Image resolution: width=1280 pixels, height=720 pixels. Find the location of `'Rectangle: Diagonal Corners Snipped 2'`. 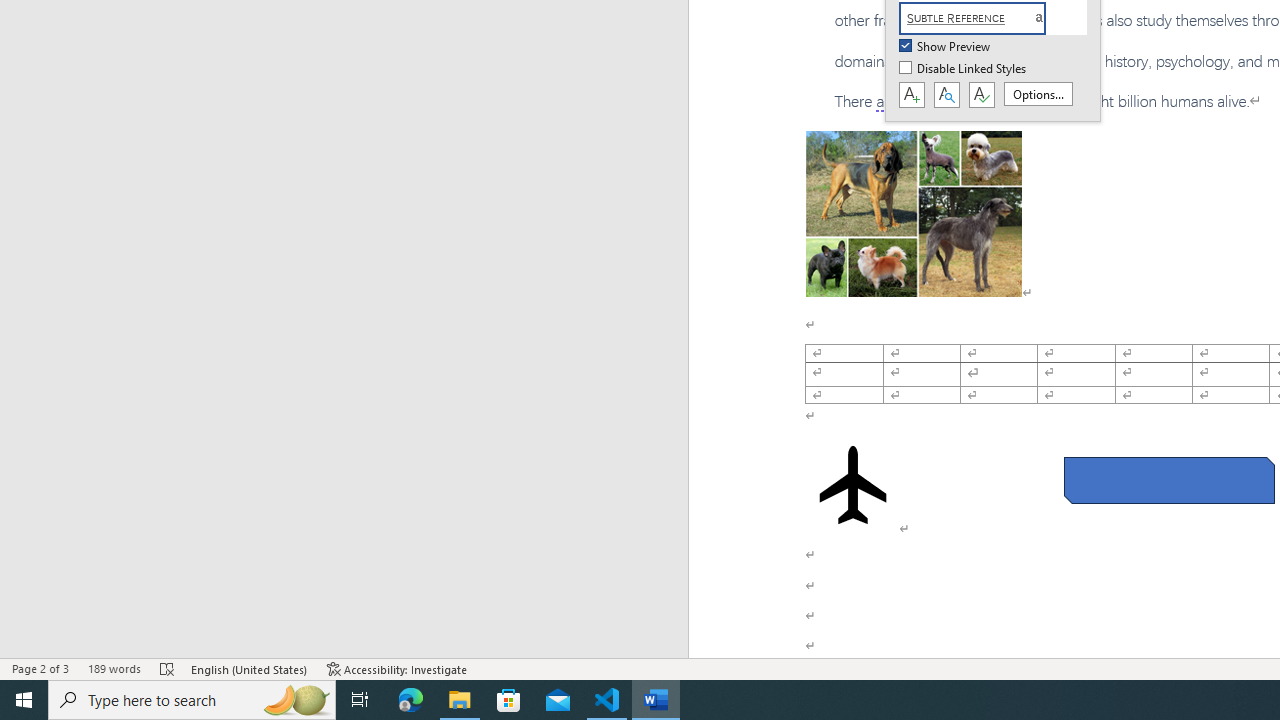

'Rectangle: Diagonal Corners Snipped 2' is located at coordinates (1169, 480).